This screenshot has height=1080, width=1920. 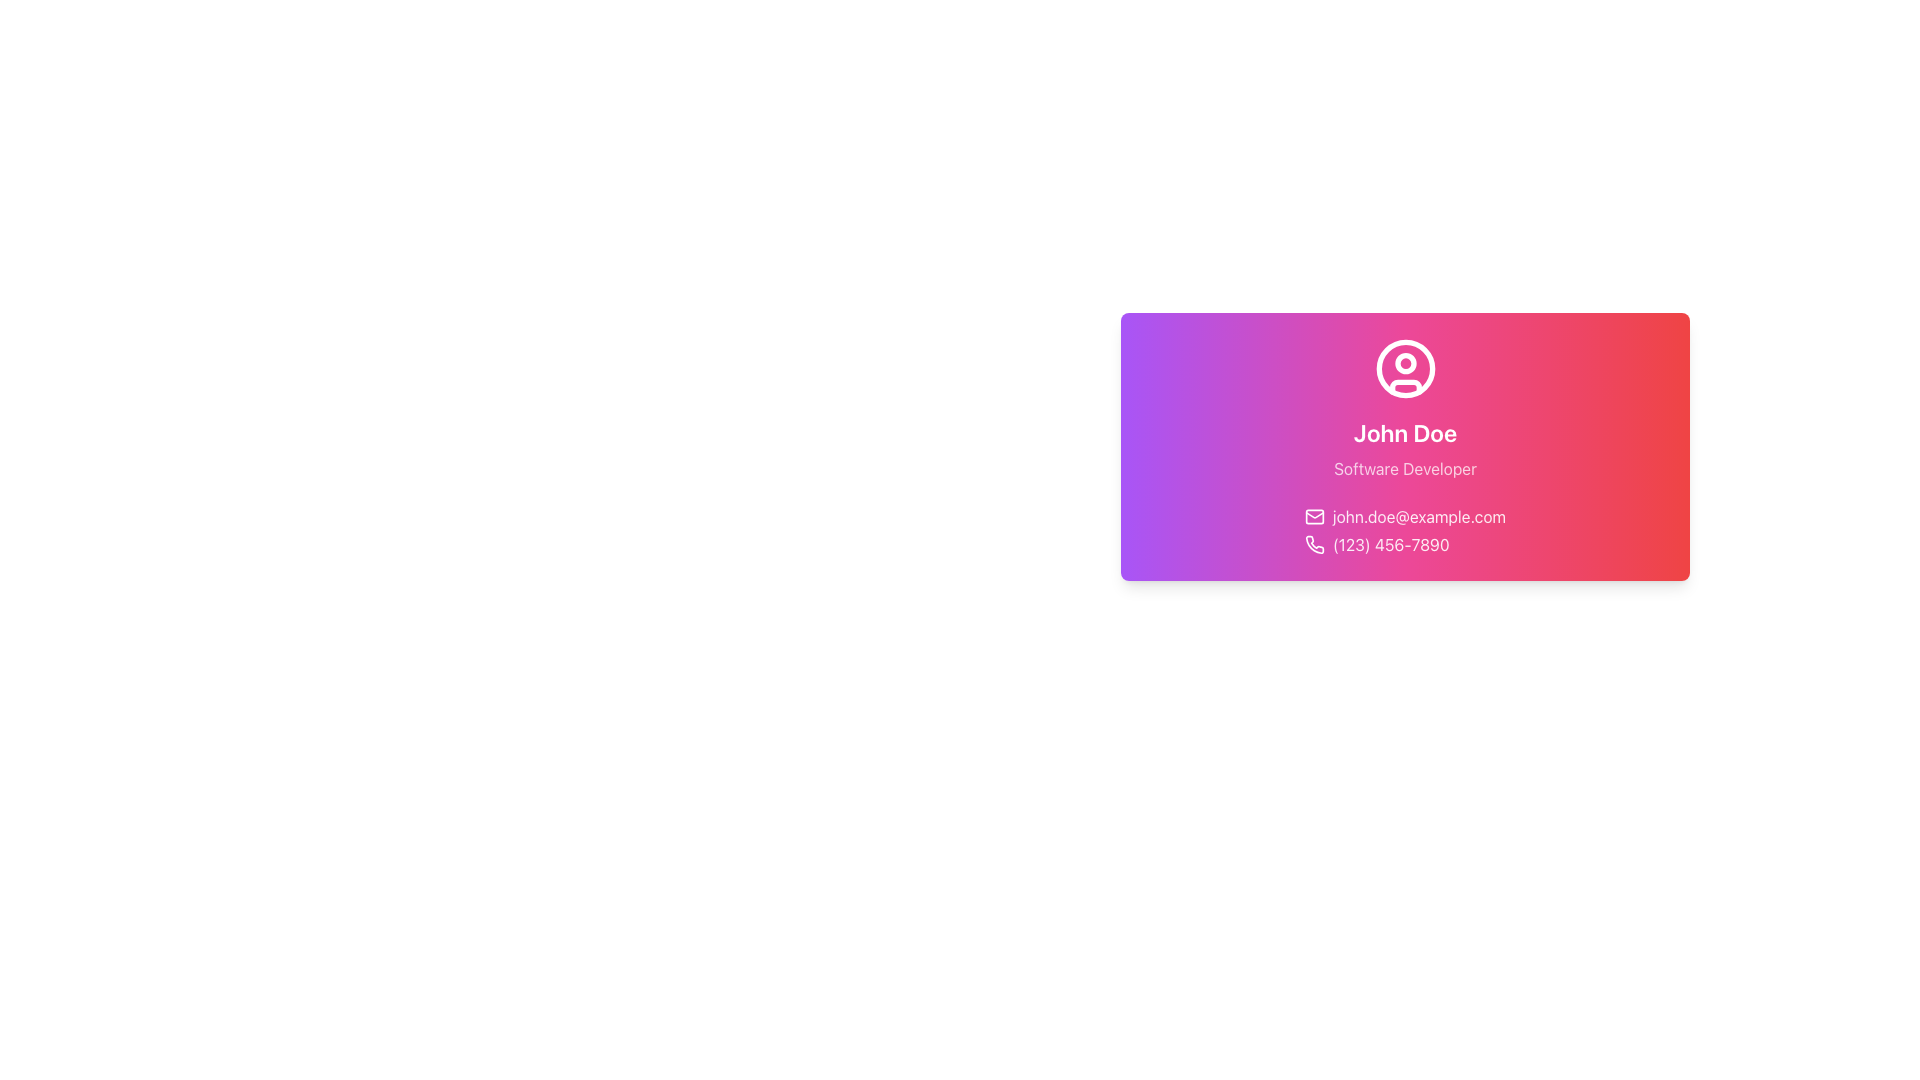 What do you see at coordinates (1404, 369) in the screenshot?
I see `the outer circle of the user avatar icon, which serves as a visual identifier for the user profile representation` at bounding box center [1404, 369].